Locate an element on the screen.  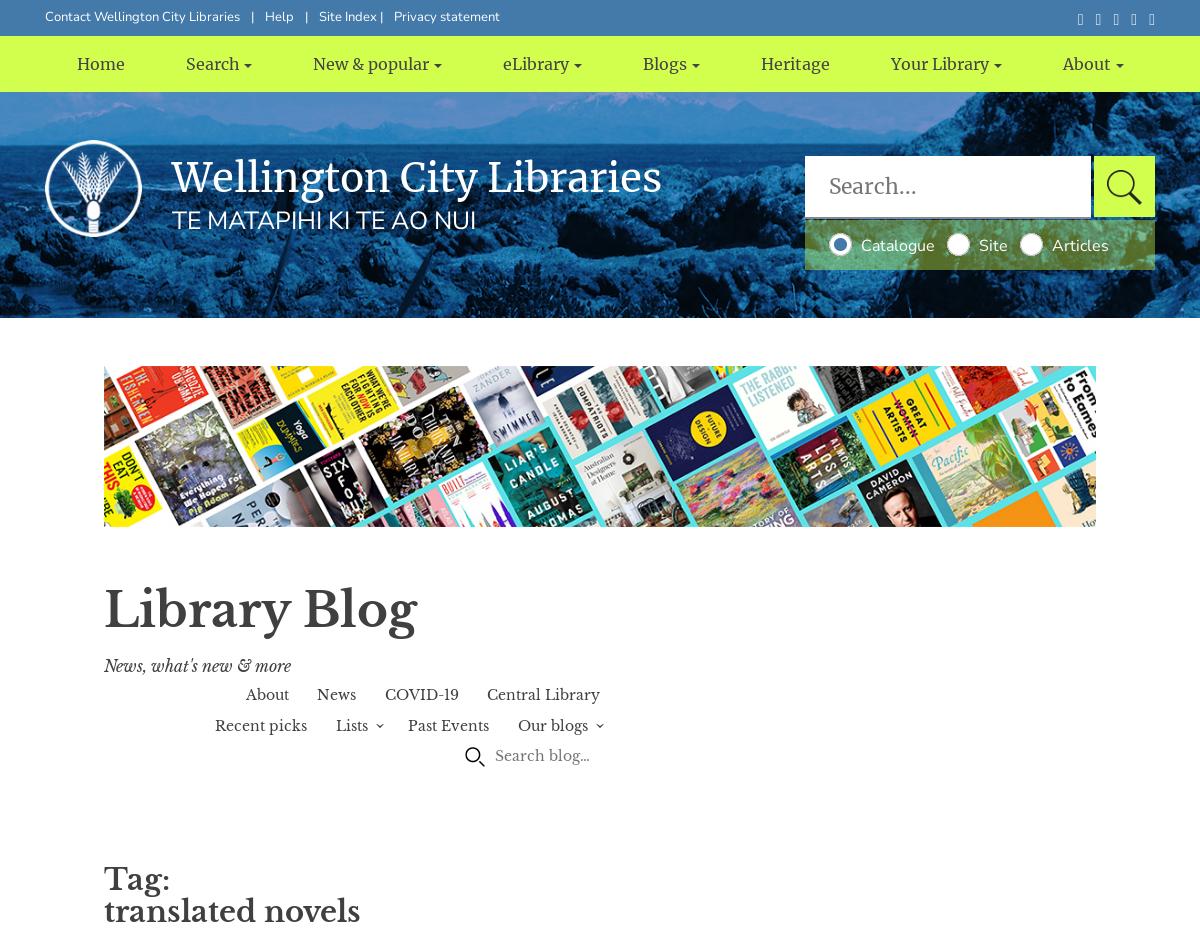
'News, what's new & more' is located at coordinates (196, 664).